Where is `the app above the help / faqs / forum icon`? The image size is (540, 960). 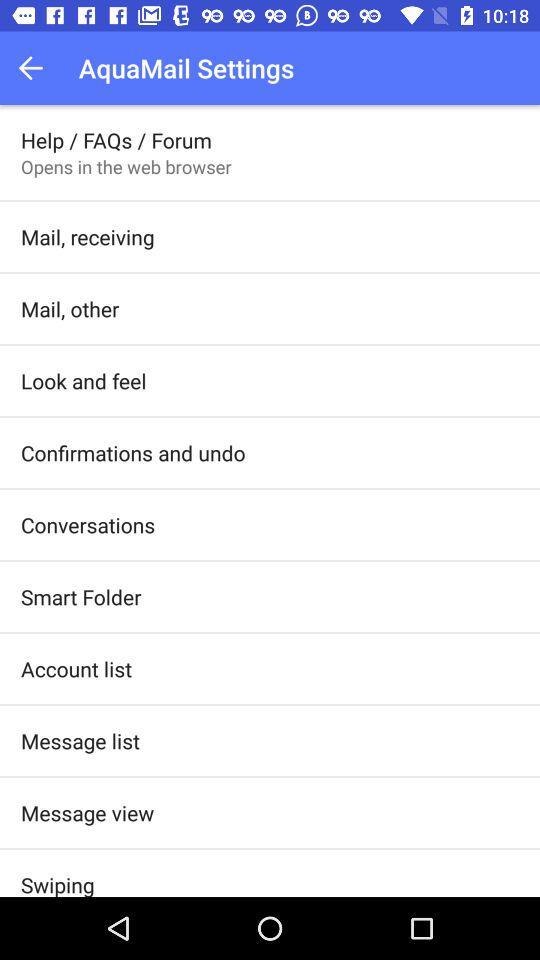 the app above the help / faqs / forum icon is located at coordinates (36, 68).